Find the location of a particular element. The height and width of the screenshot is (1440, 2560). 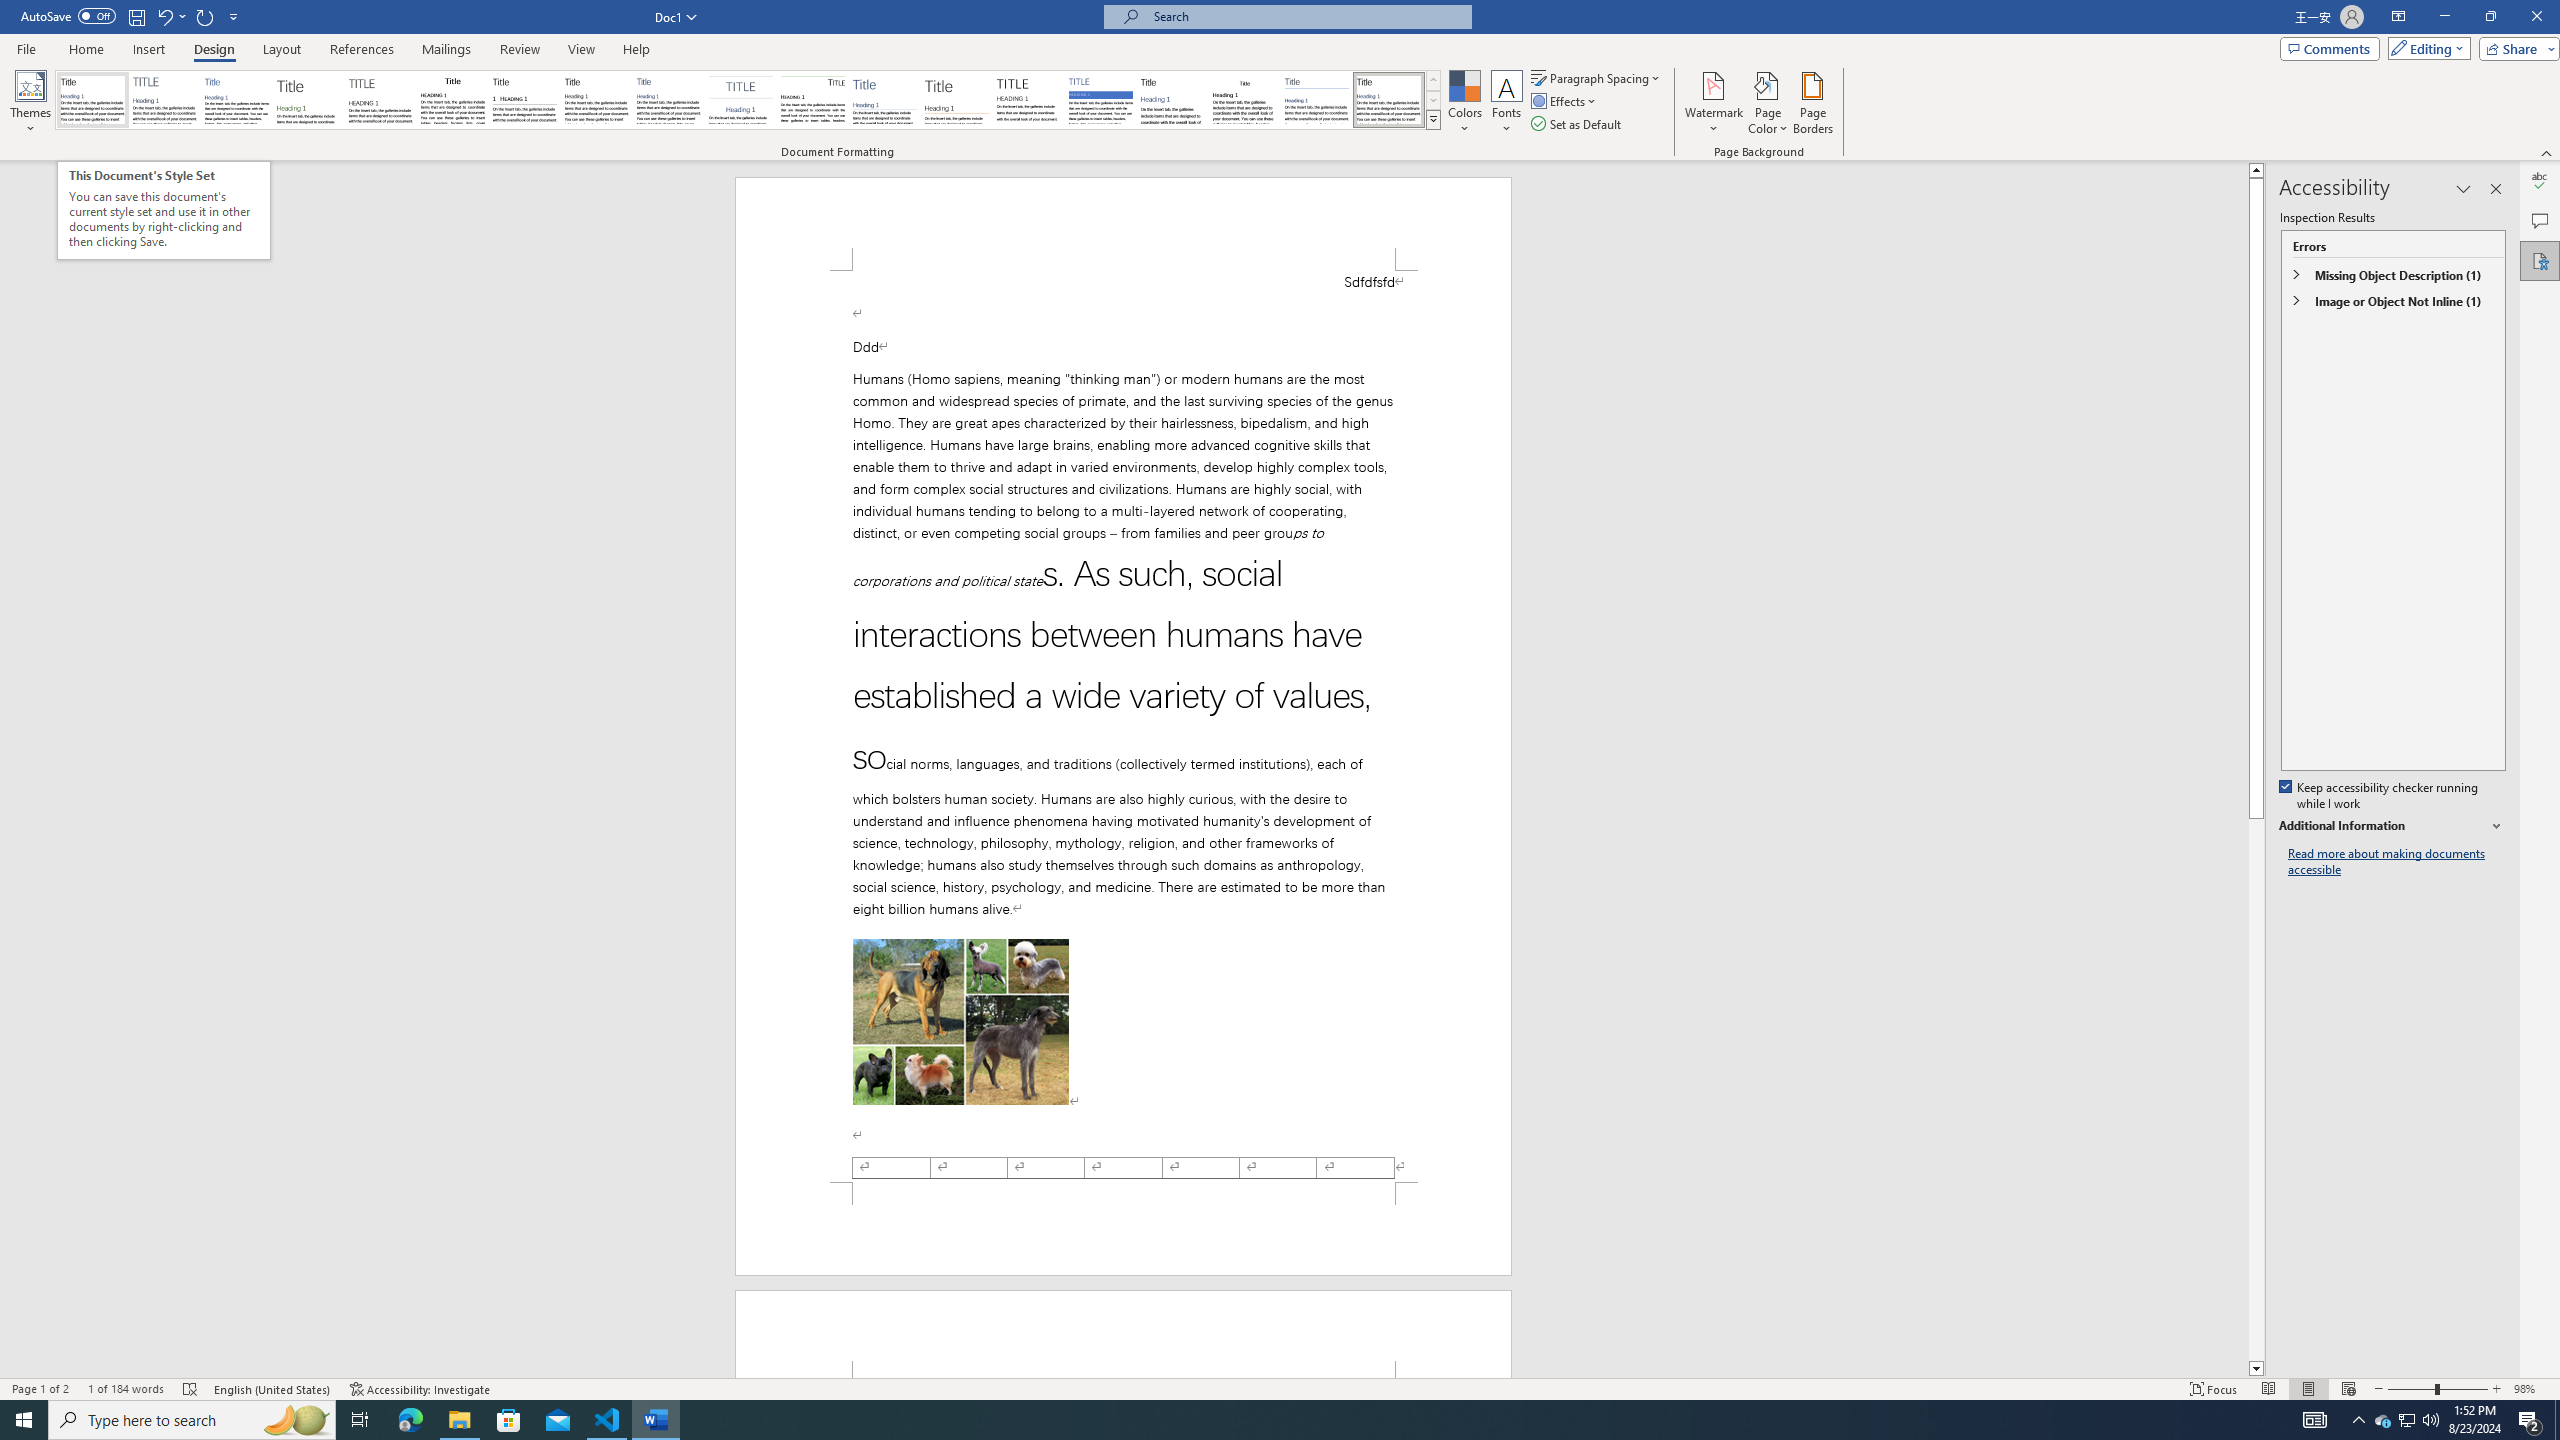

'Black & White (Numbered)' is located at coordinates (523, 99).